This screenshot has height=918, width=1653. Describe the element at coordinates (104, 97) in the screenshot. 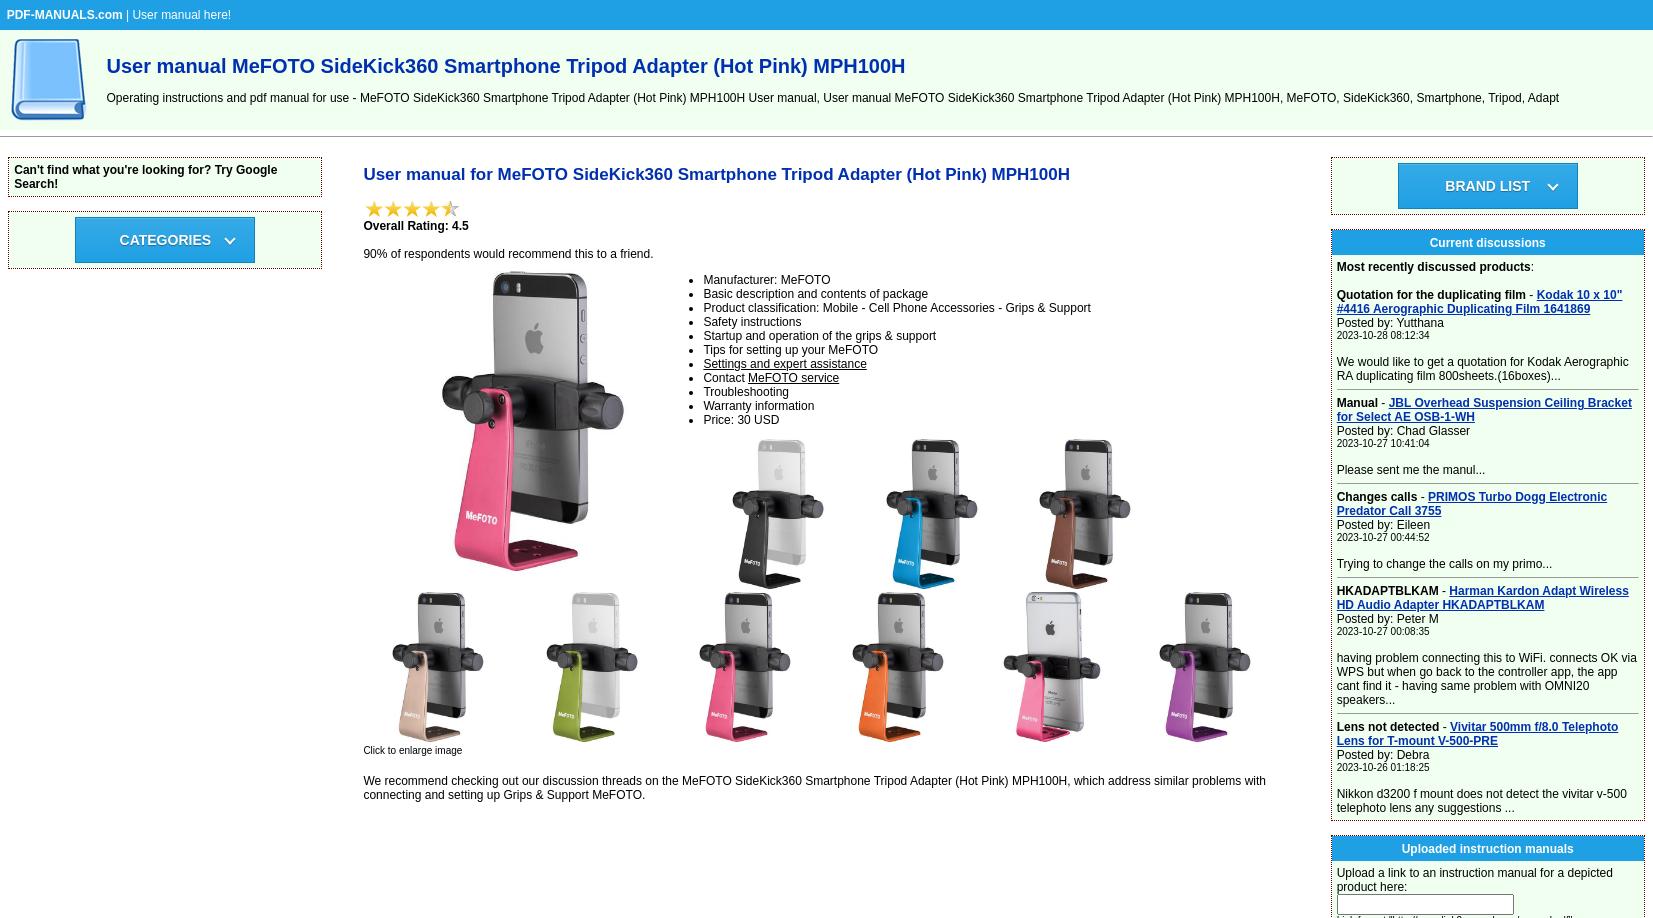

I see `'Operating instructions and pdf manual for use - MeFOTO SideKick360 Smartphone Tripod Adapter (Hot Pink) MPH100H User manual, User manual MeFOTO SideKick360 Smartphone Tripod Adapter (Hot Pink) MPH100H, MeFOTO, SideKick360, Smartphone, Tripod, Adapt'` at that location.